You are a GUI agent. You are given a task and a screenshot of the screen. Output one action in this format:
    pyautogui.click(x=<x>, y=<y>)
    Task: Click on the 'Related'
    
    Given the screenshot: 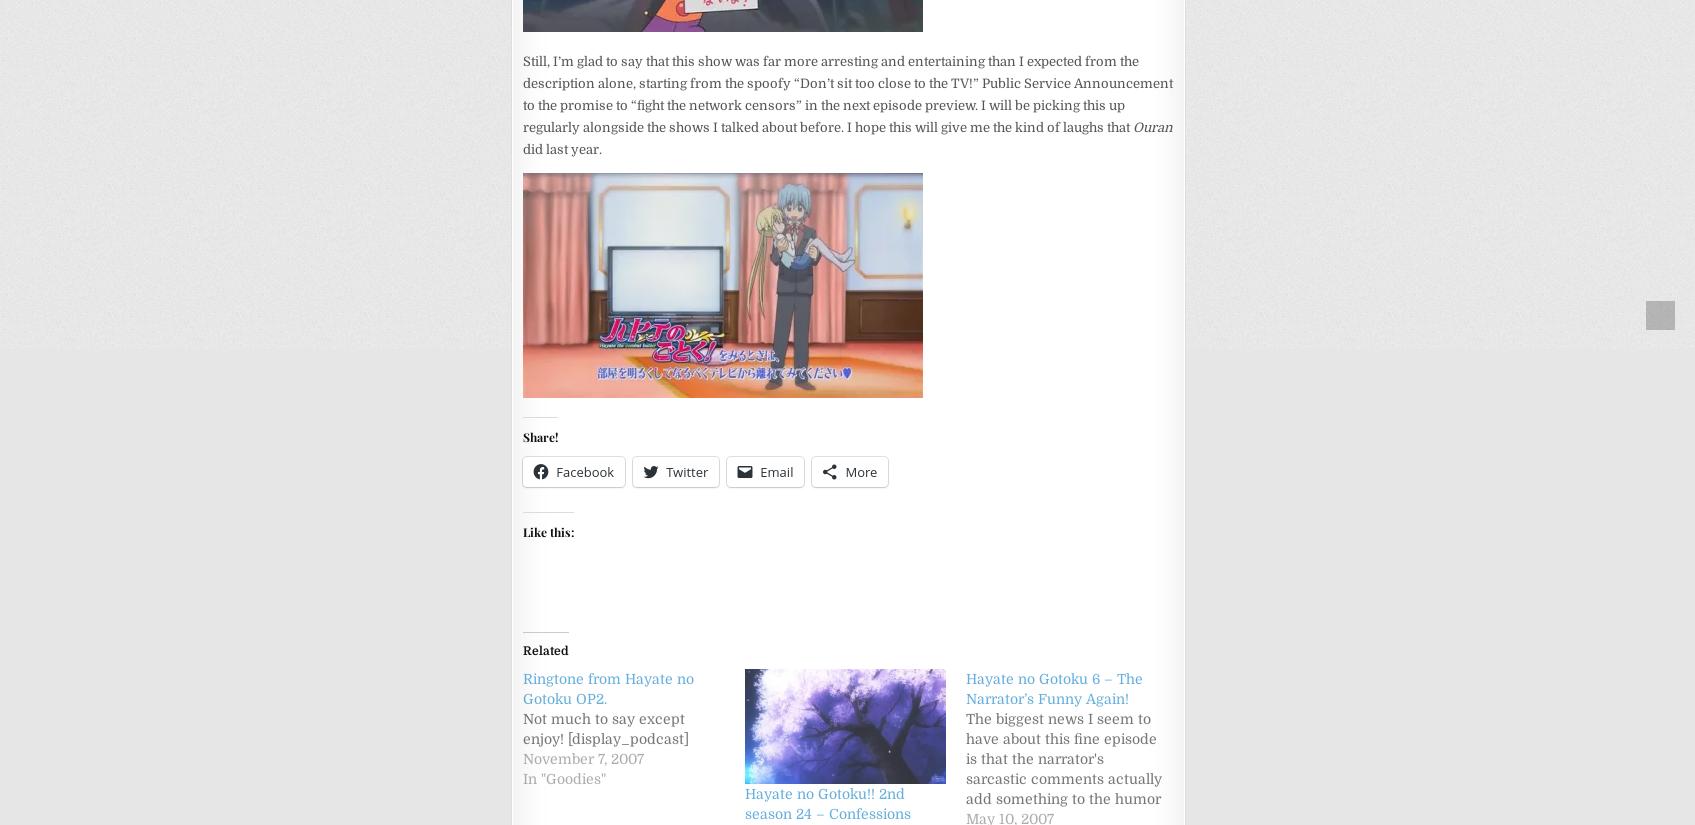 What is the action you would take?
    pyautogui.click(x=523, y=649)
    